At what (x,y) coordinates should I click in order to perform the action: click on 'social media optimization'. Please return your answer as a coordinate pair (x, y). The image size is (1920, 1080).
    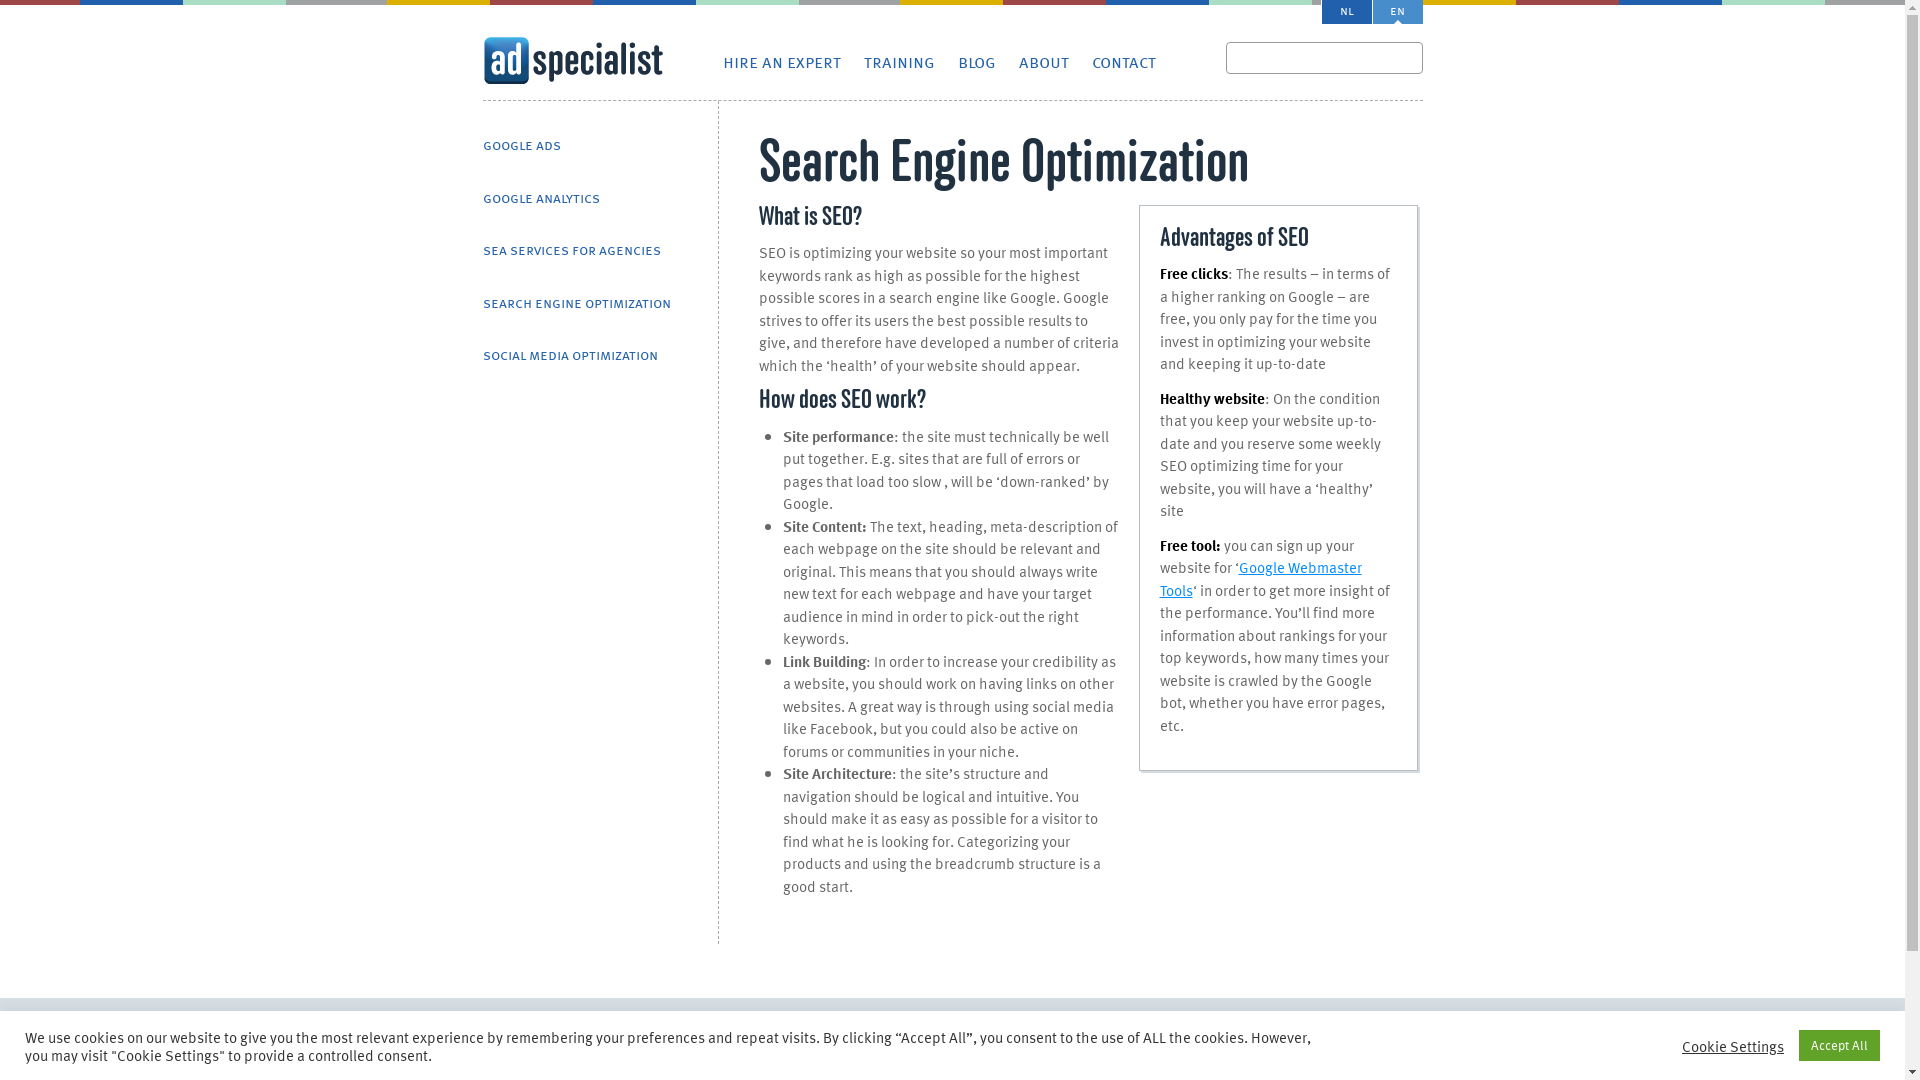
    Looking at the image, I should click on (481, 355).